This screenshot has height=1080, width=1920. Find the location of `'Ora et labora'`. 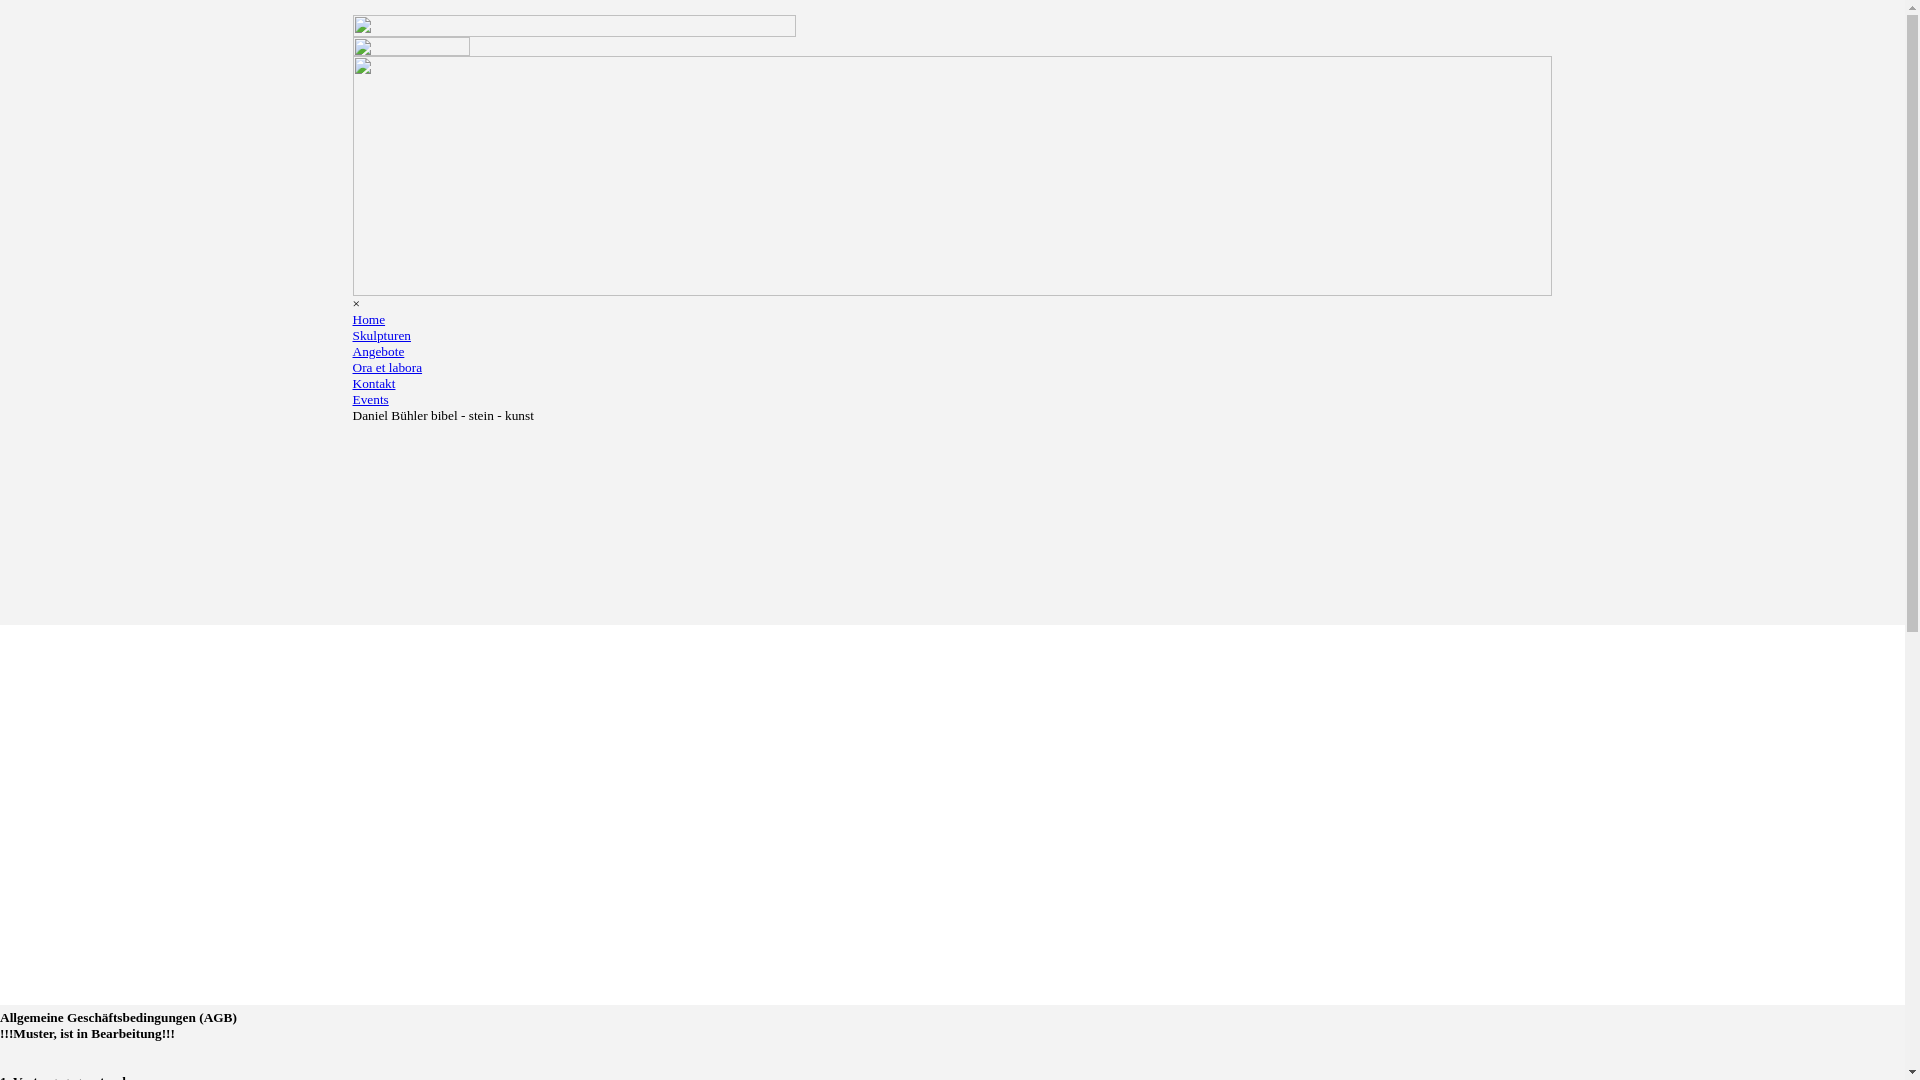

'Ora et labora' is located at coordinates (387, 367).